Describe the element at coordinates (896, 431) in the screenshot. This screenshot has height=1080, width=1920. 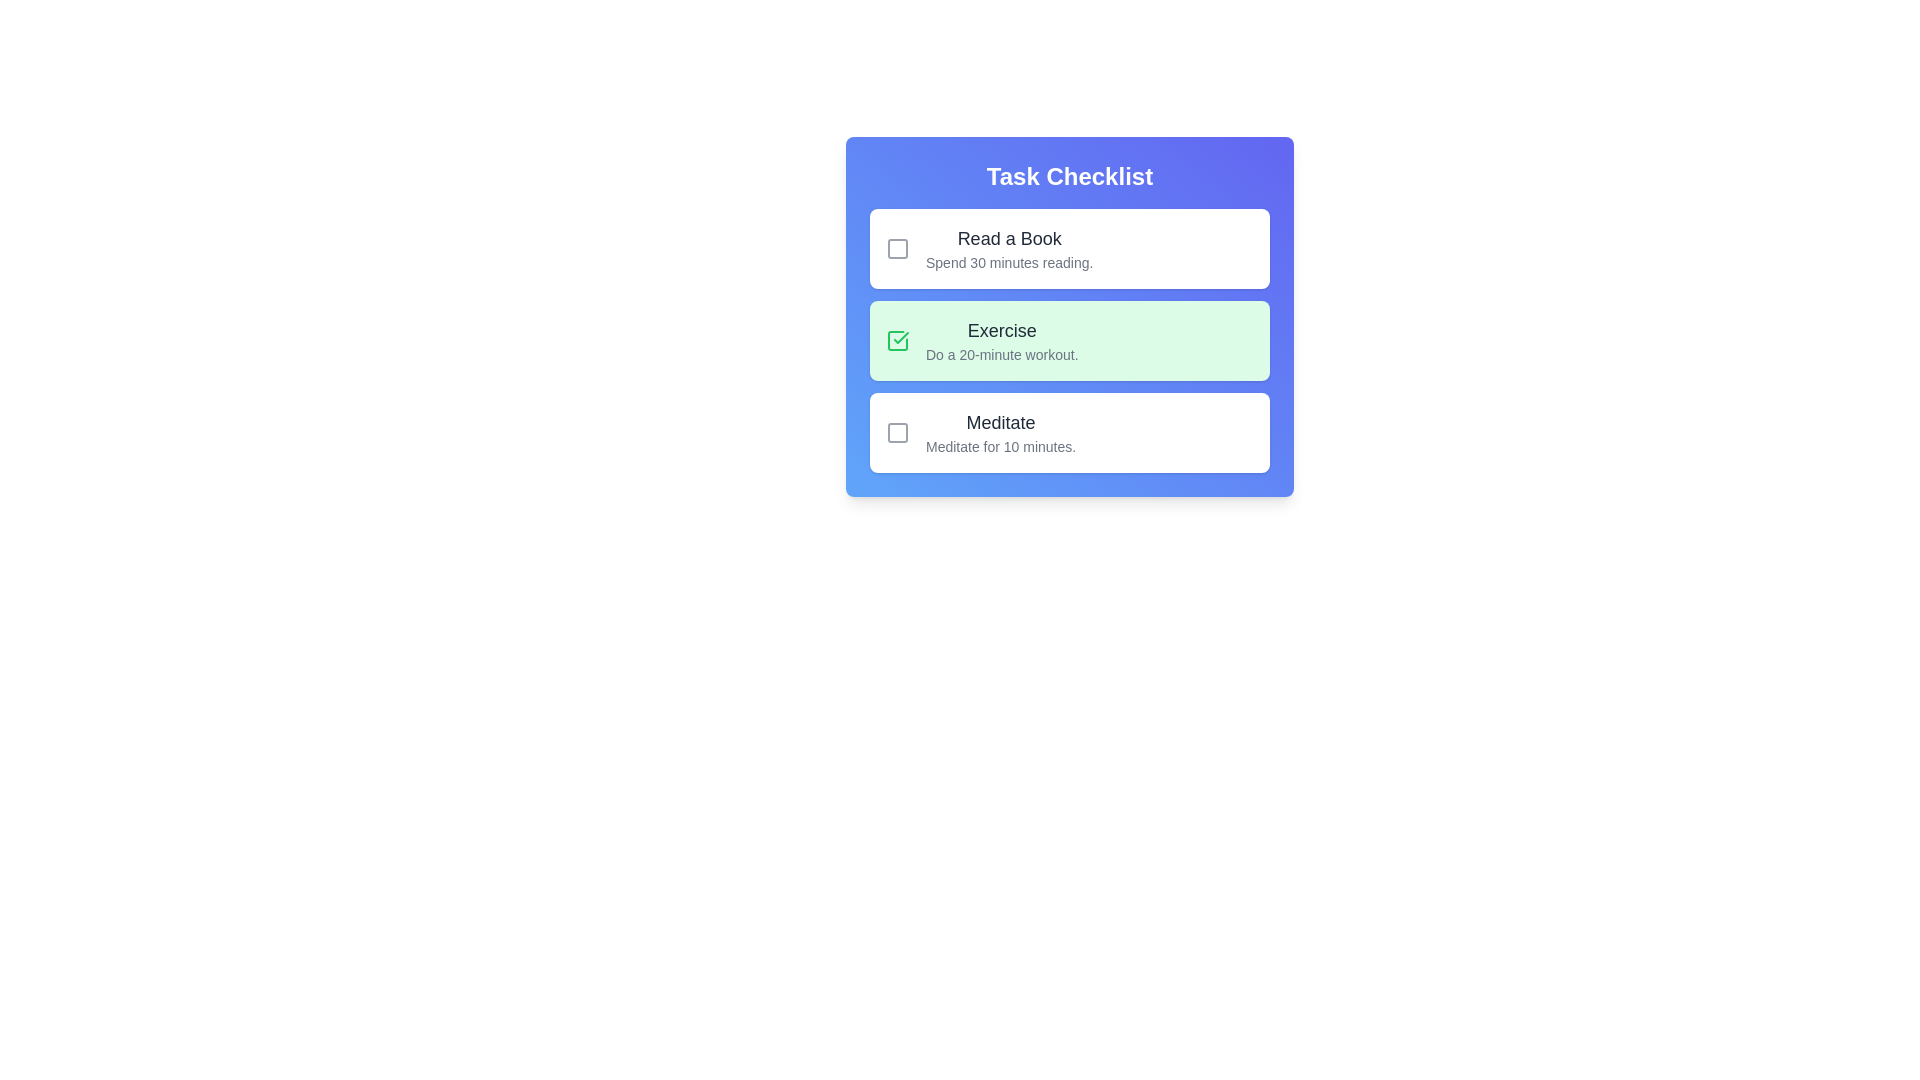
I see `the checkbox icon for task Meditate to determine its completion status` at that location.